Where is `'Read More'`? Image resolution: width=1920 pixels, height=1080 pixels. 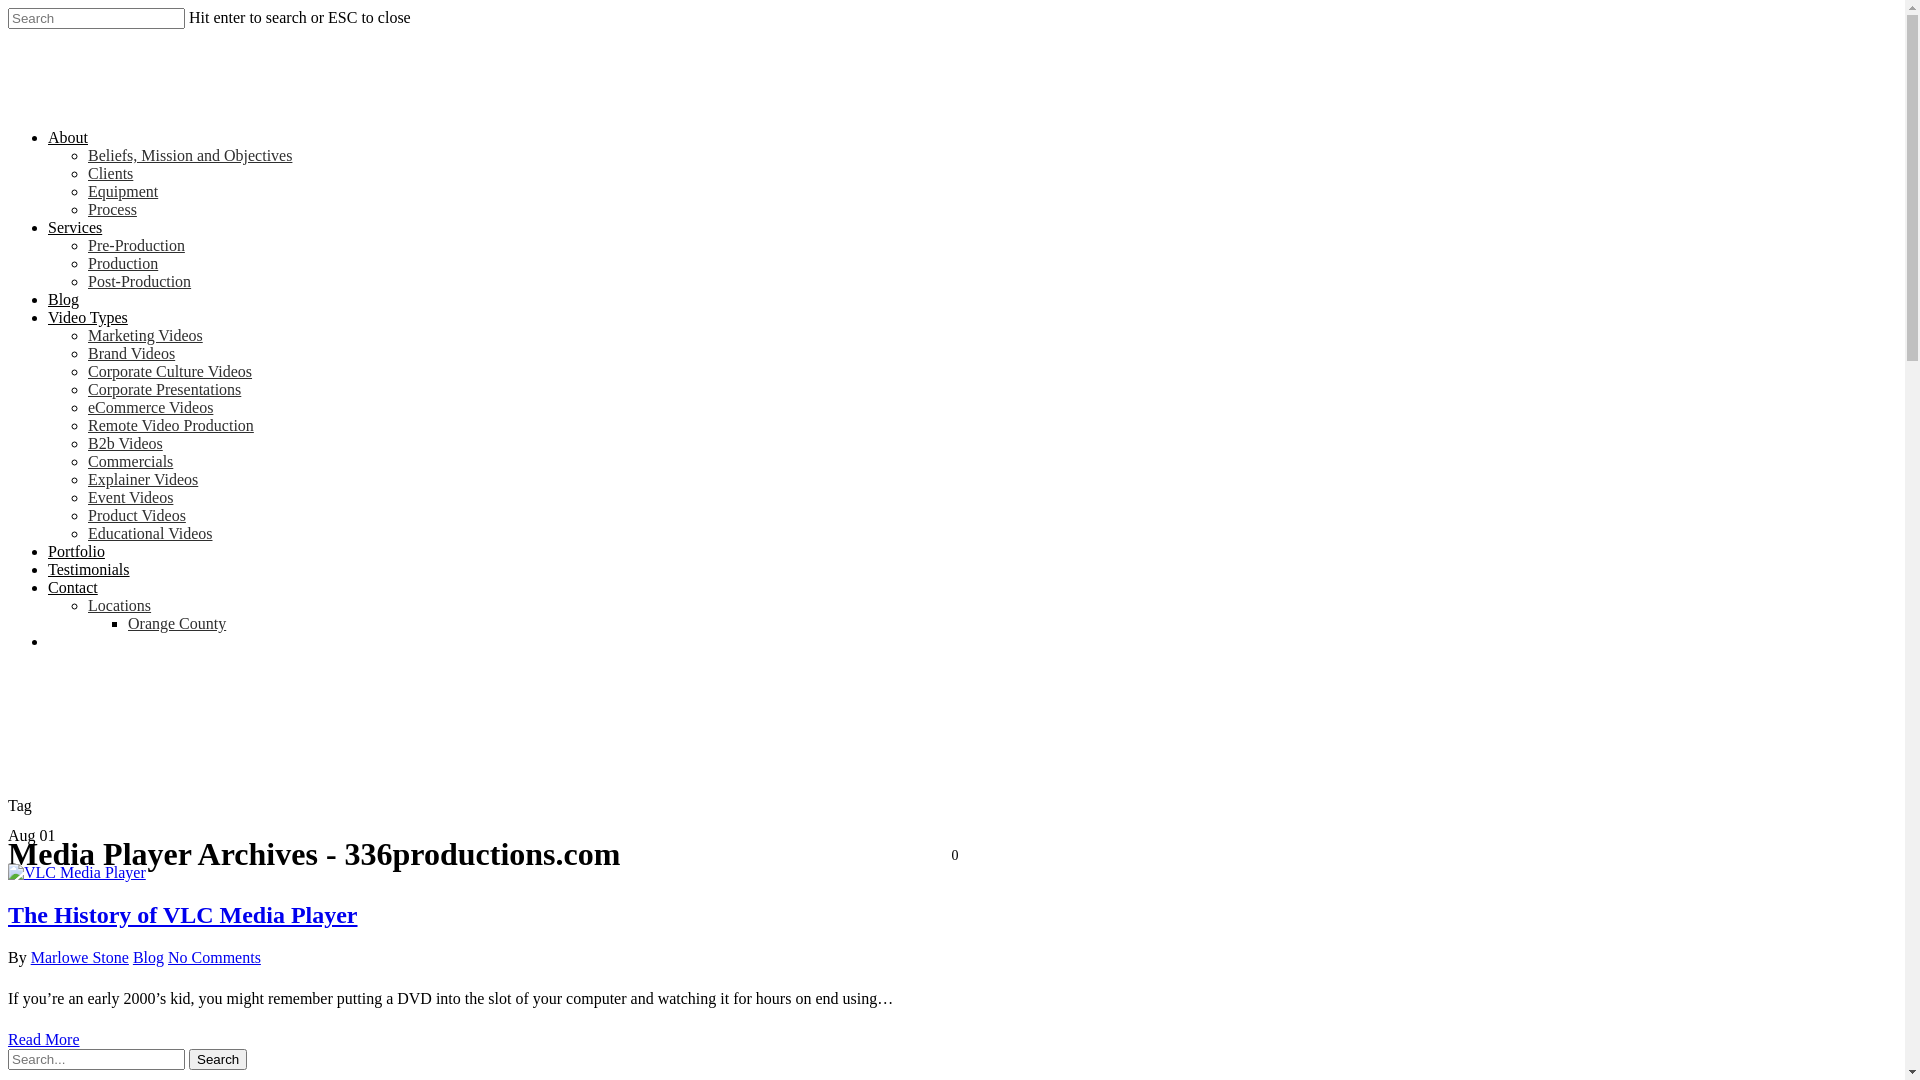 'Read More' is located at coordinates (43, 1038).